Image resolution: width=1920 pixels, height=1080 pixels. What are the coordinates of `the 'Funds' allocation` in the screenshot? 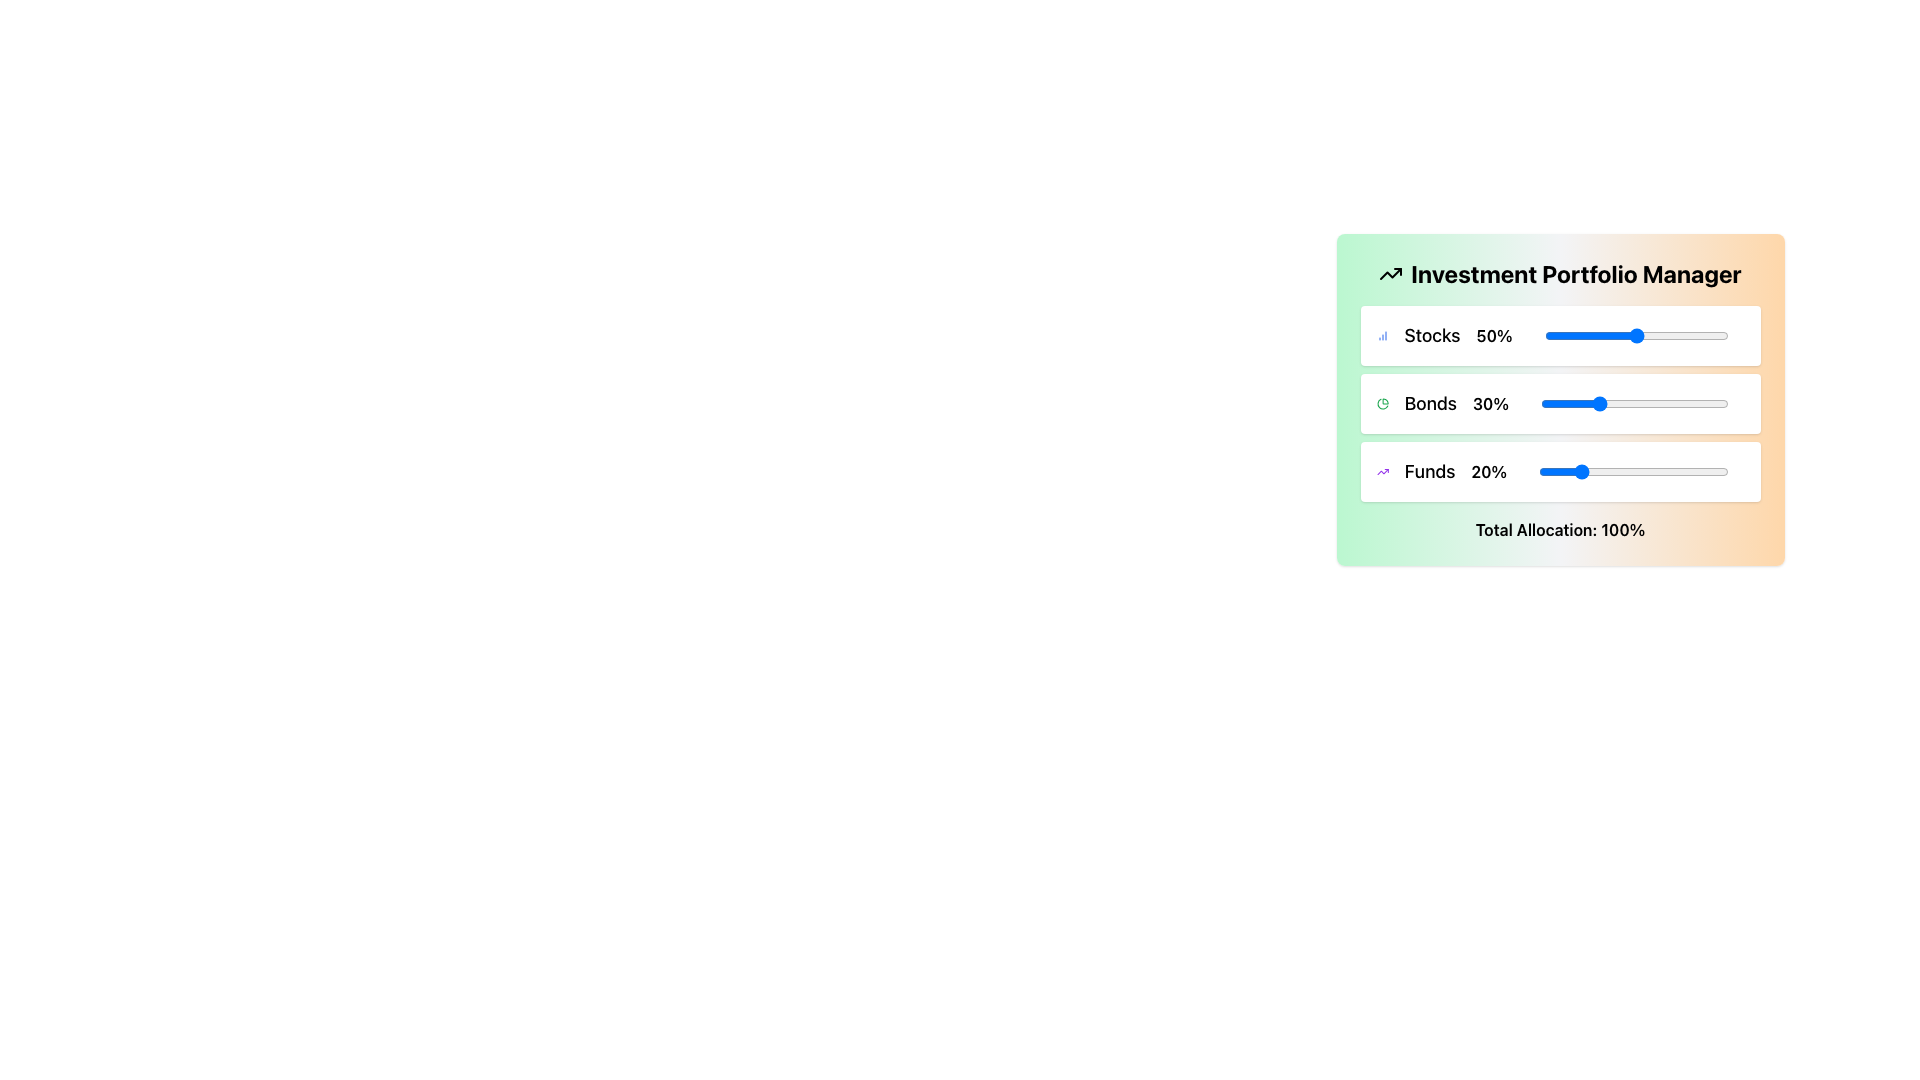 It's located at (1574, 471).